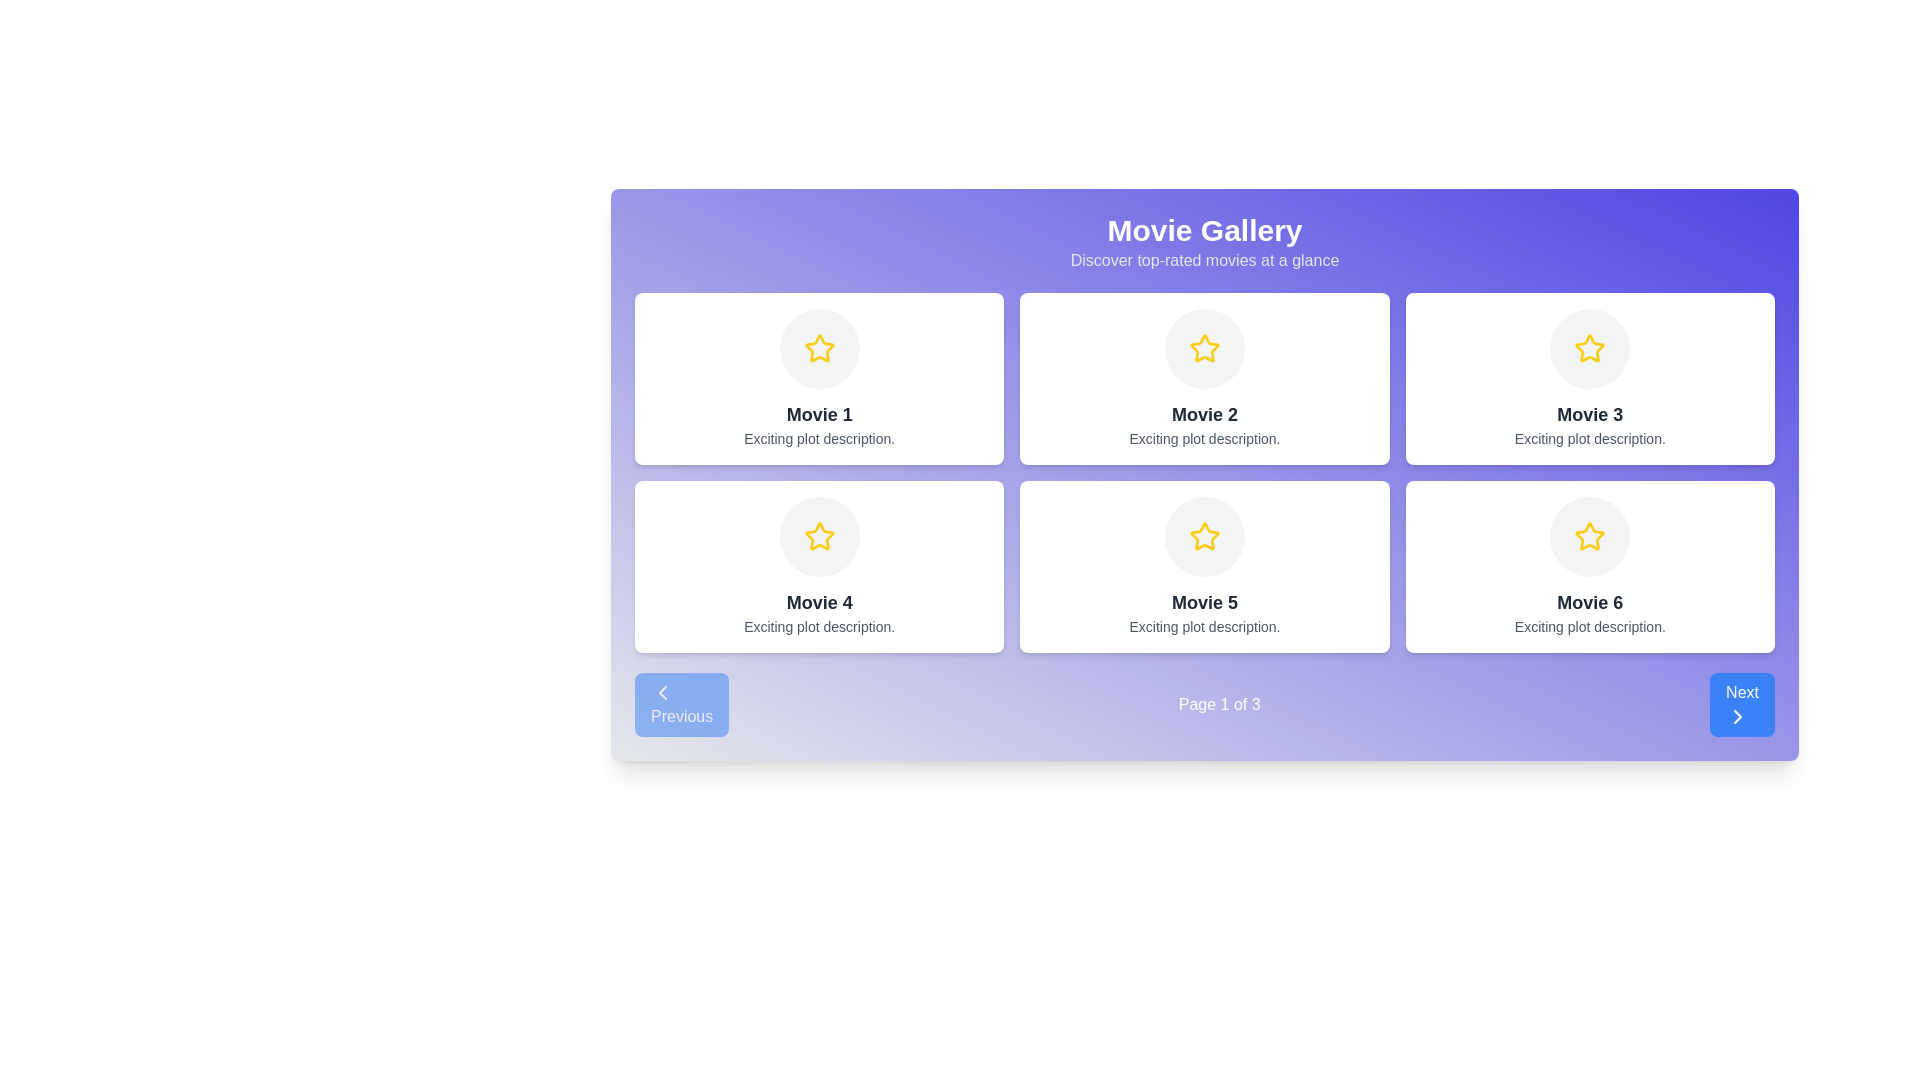  What do you see at coordinates (1203, 535) in the screenshot?
I see `the yellow star-shaped icon with a hollow center in the 'Movie 5' card, located in the second row and second column of the grid layout` at bounding box center [1203, 535].